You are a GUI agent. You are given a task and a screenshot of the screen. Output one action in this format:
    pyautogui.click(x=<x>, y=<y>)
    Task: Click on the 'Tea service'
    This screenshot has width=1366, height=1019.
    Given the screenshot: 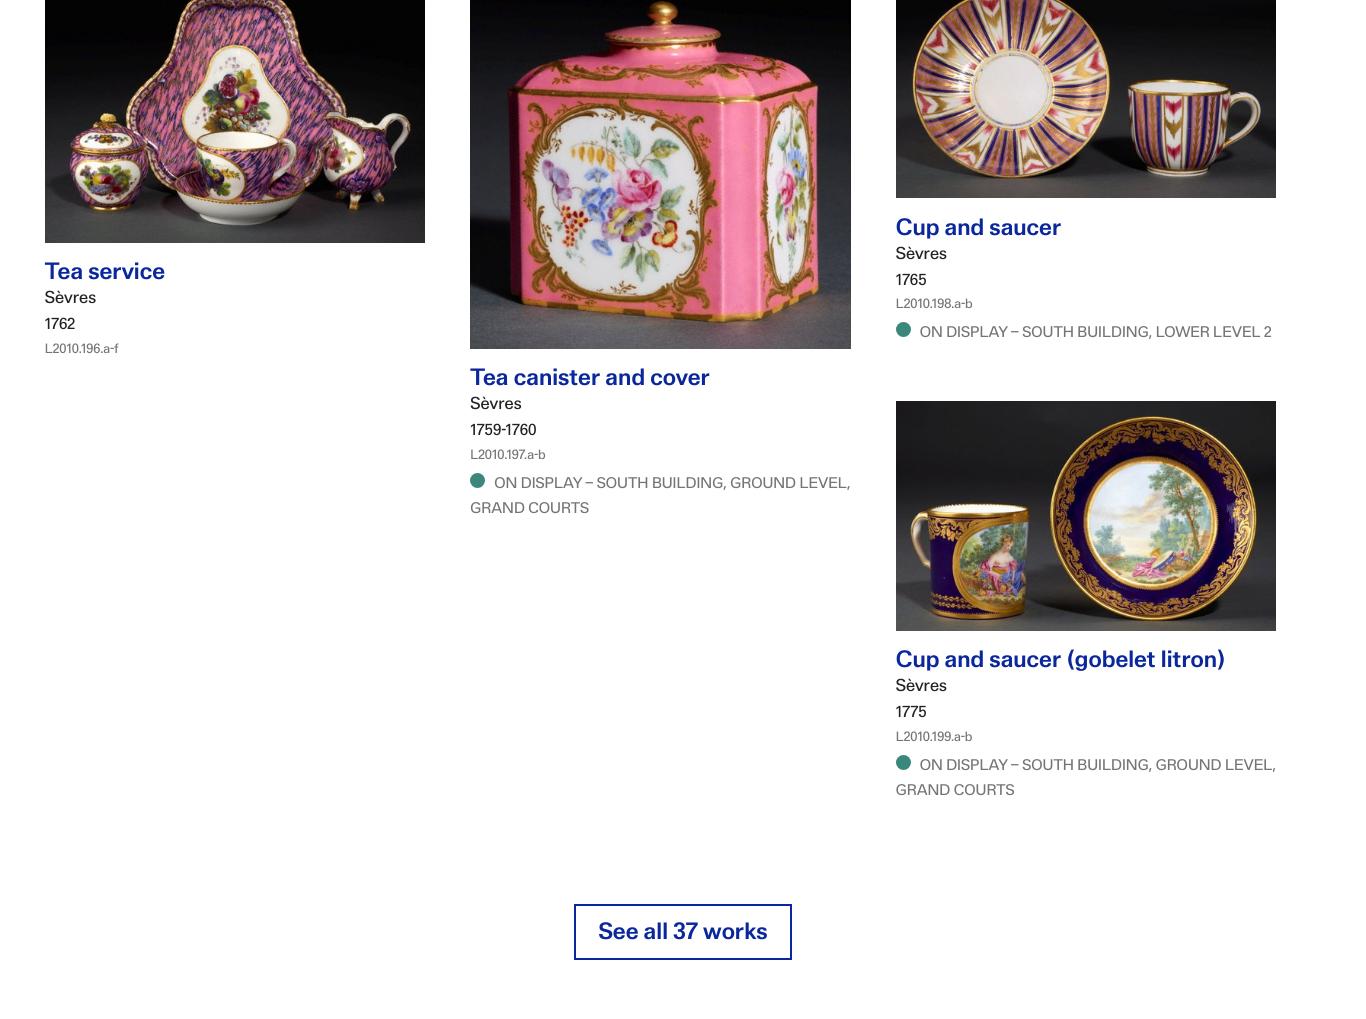 What is the action you would take?
    pyautogui.click(x=104, y=278)
    